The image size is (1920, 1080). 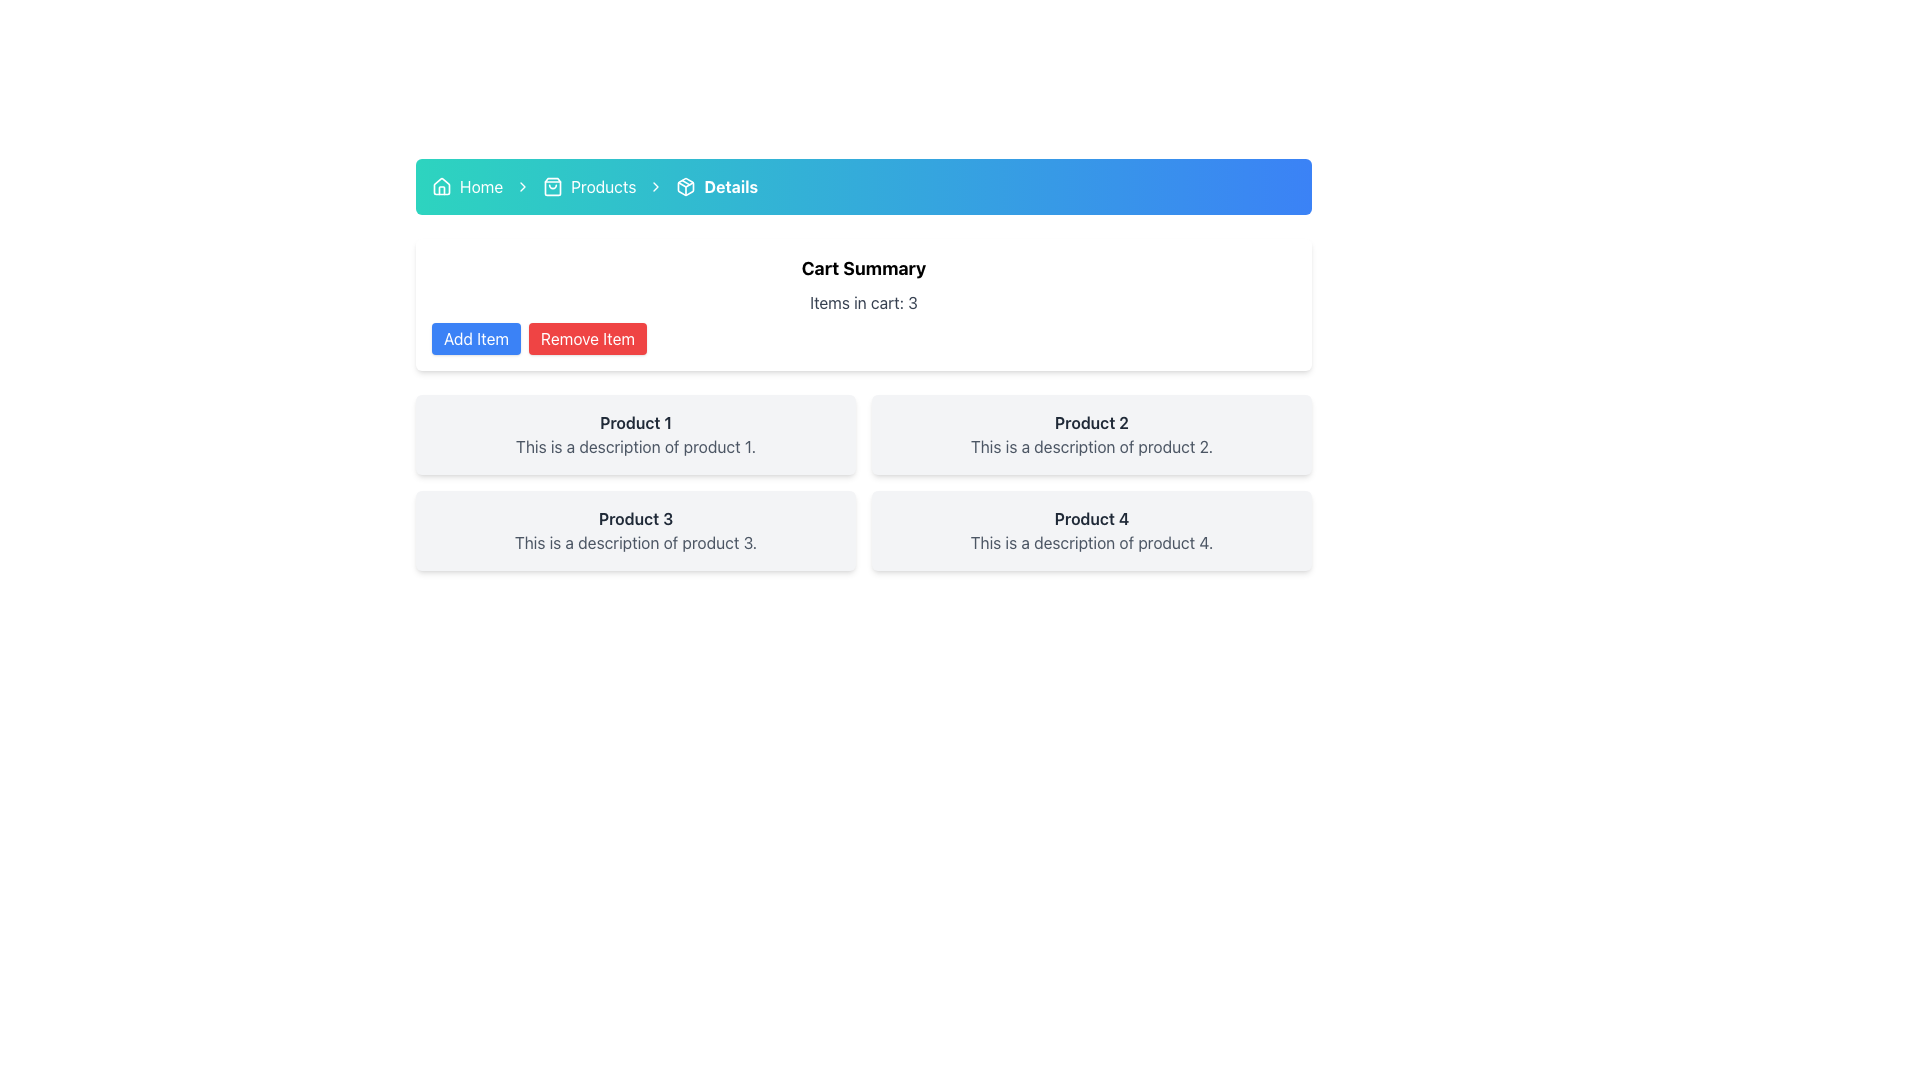 What do you see at coordinates (475, 338) in the screenshot?
I see `the blue 'Add Item' button with white text` at bounding box center [475, 338].